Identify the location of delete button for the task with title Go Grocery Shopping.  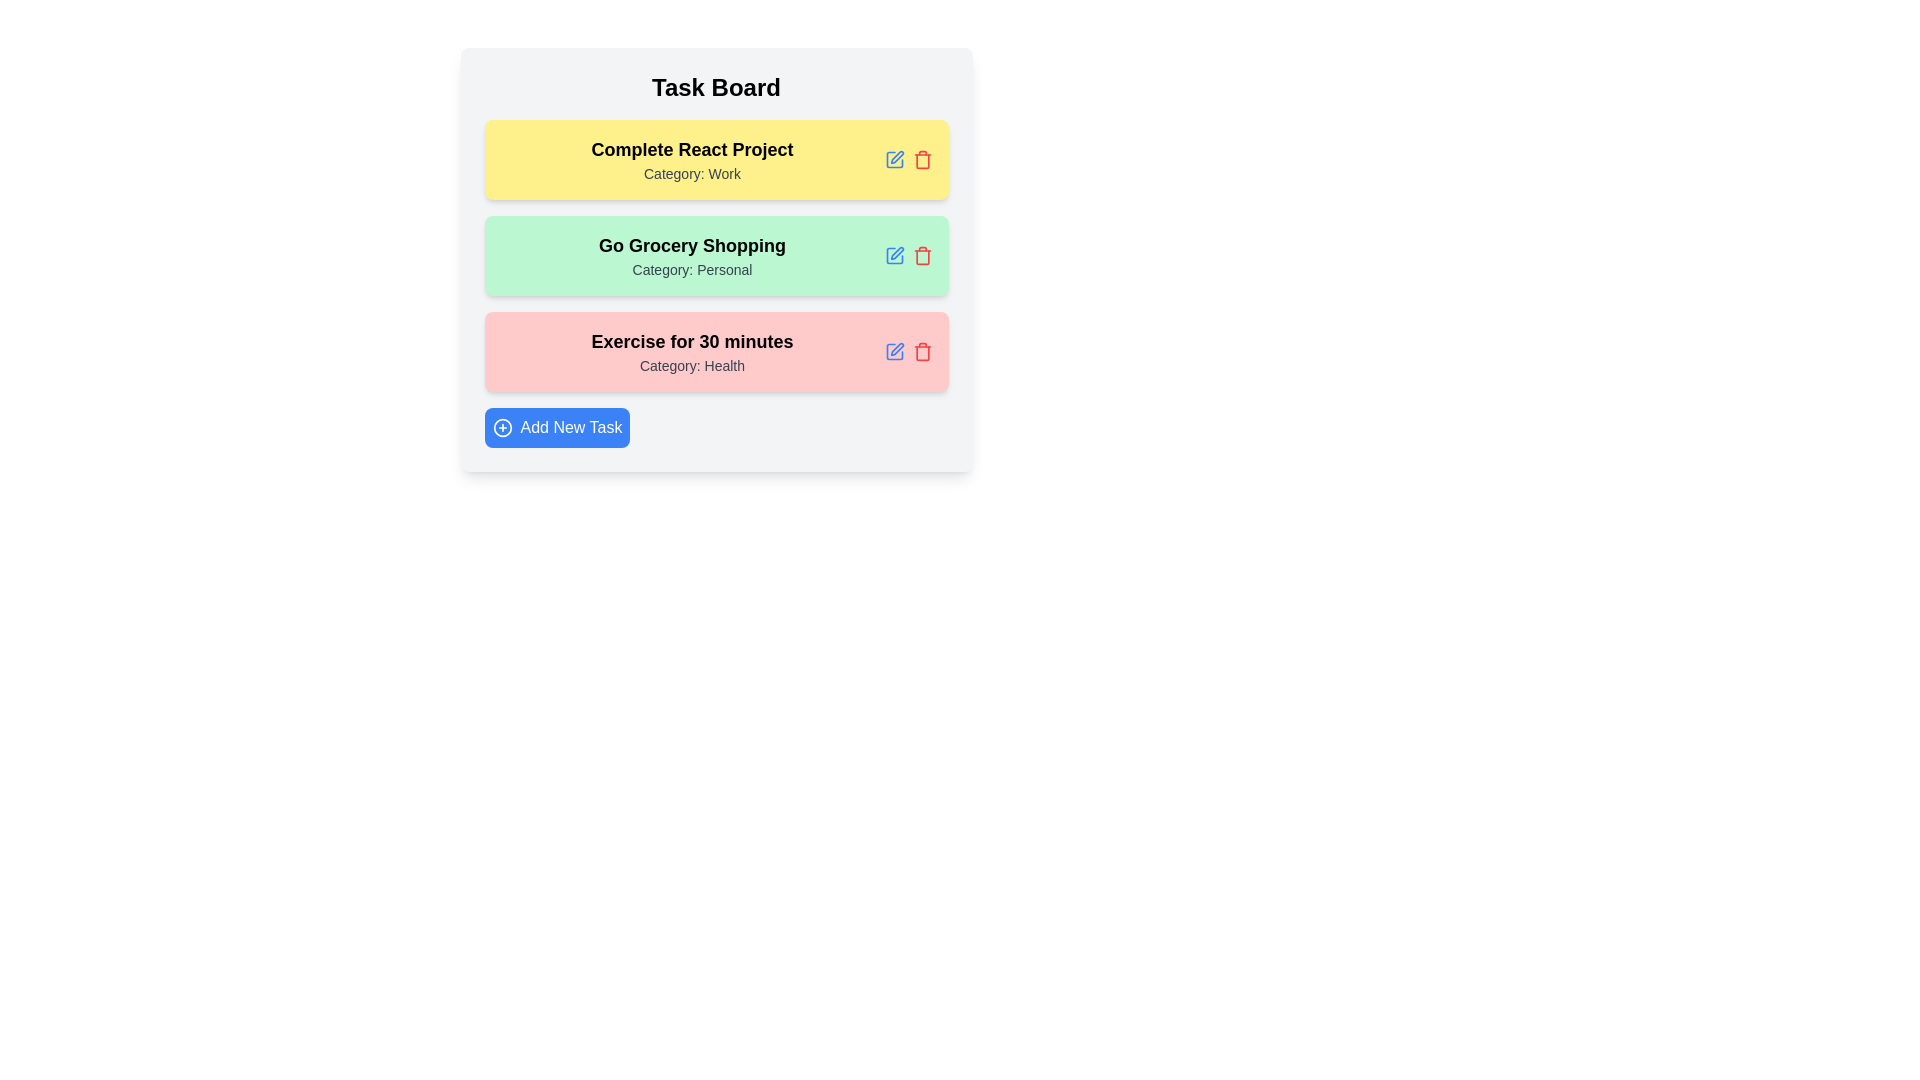
(921, 254).